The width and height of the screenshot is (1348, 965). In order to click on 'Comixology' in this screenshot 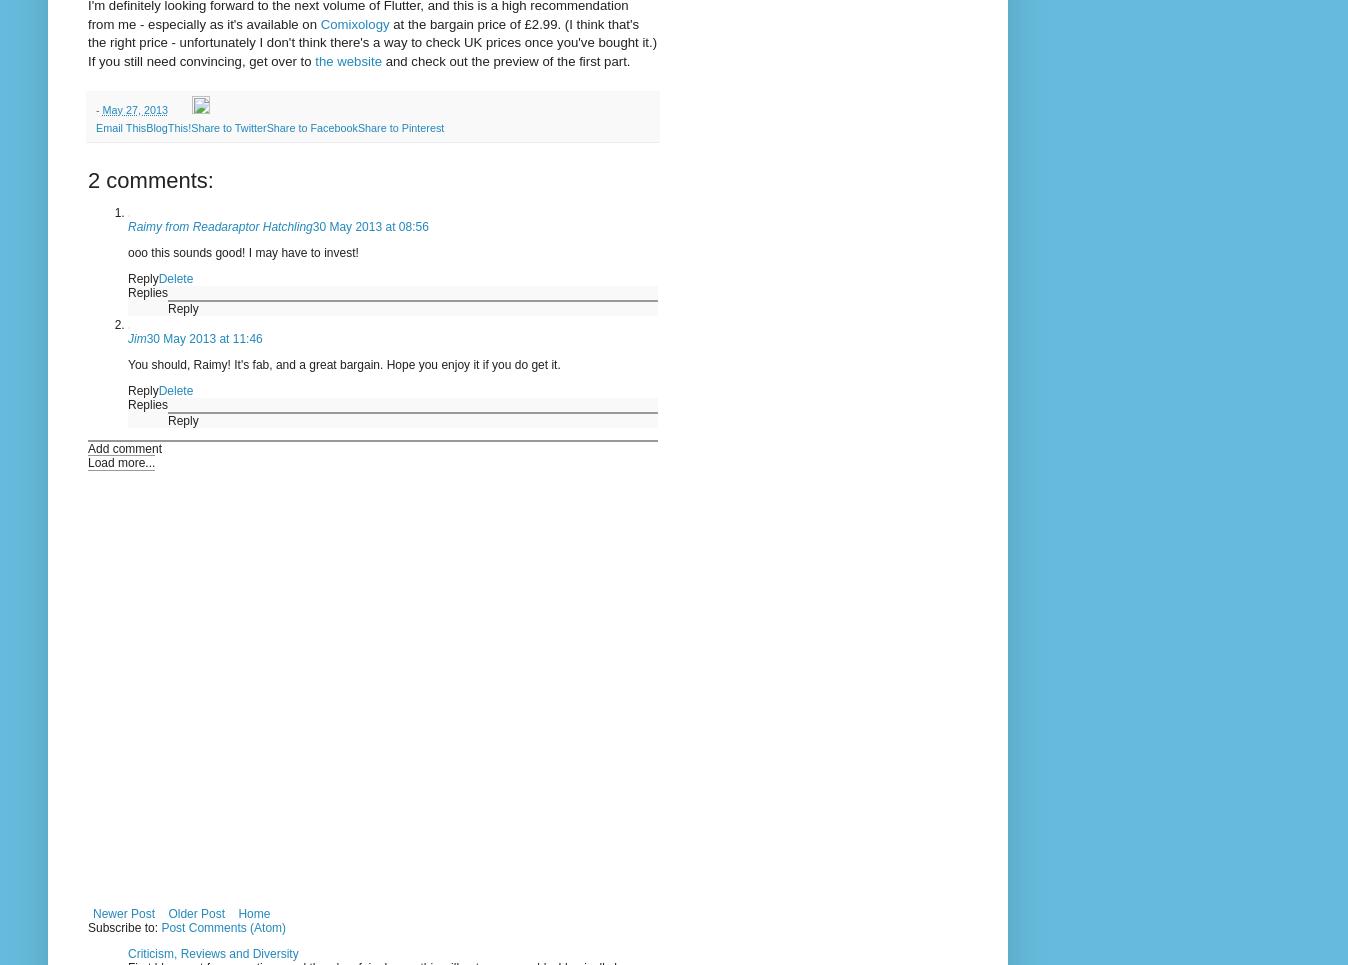, I will do `click(320, 22)`.